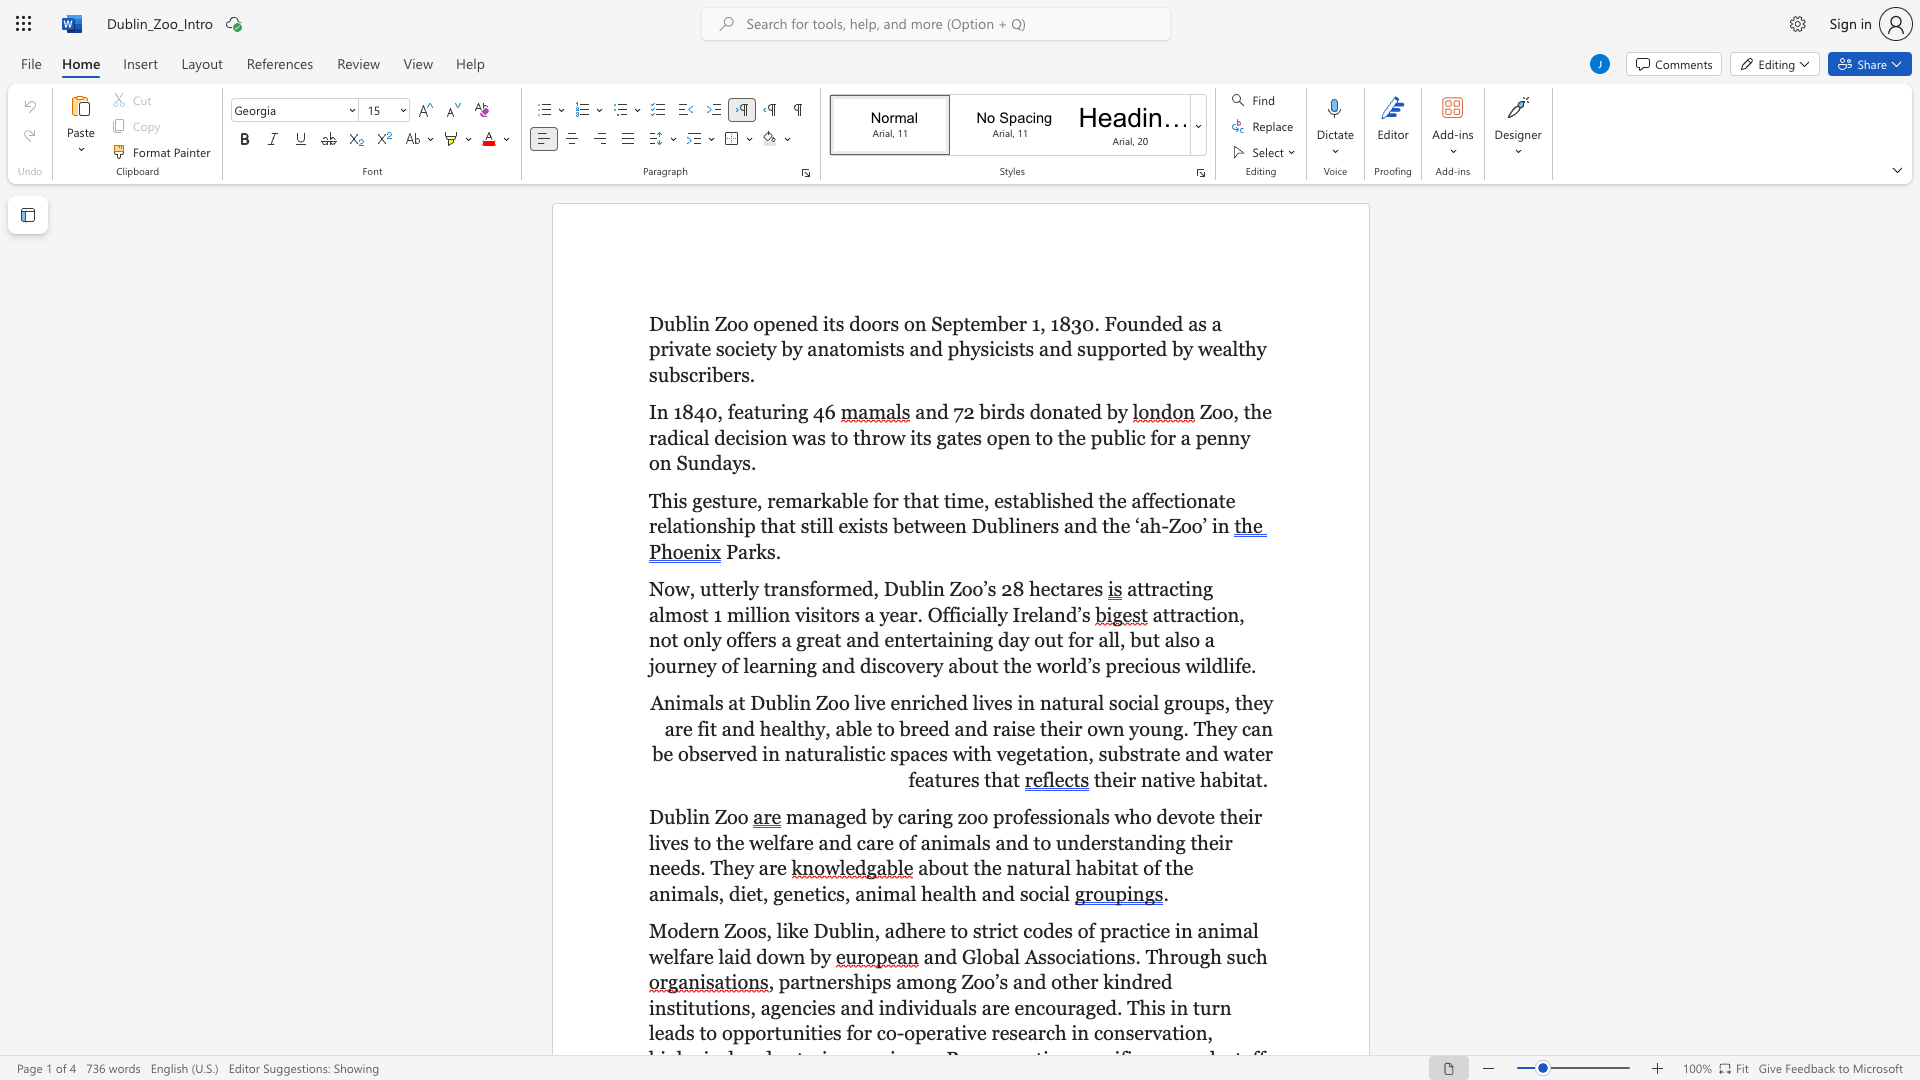  What do you see at coordinates (1197, 931) in the screenshot?
I see `the subset text "animal we" within the text "Modern Zoos, like Dublin, adhere to strict codes of practice in animal welfare laid down by"` at bounding box center [1197, 931].